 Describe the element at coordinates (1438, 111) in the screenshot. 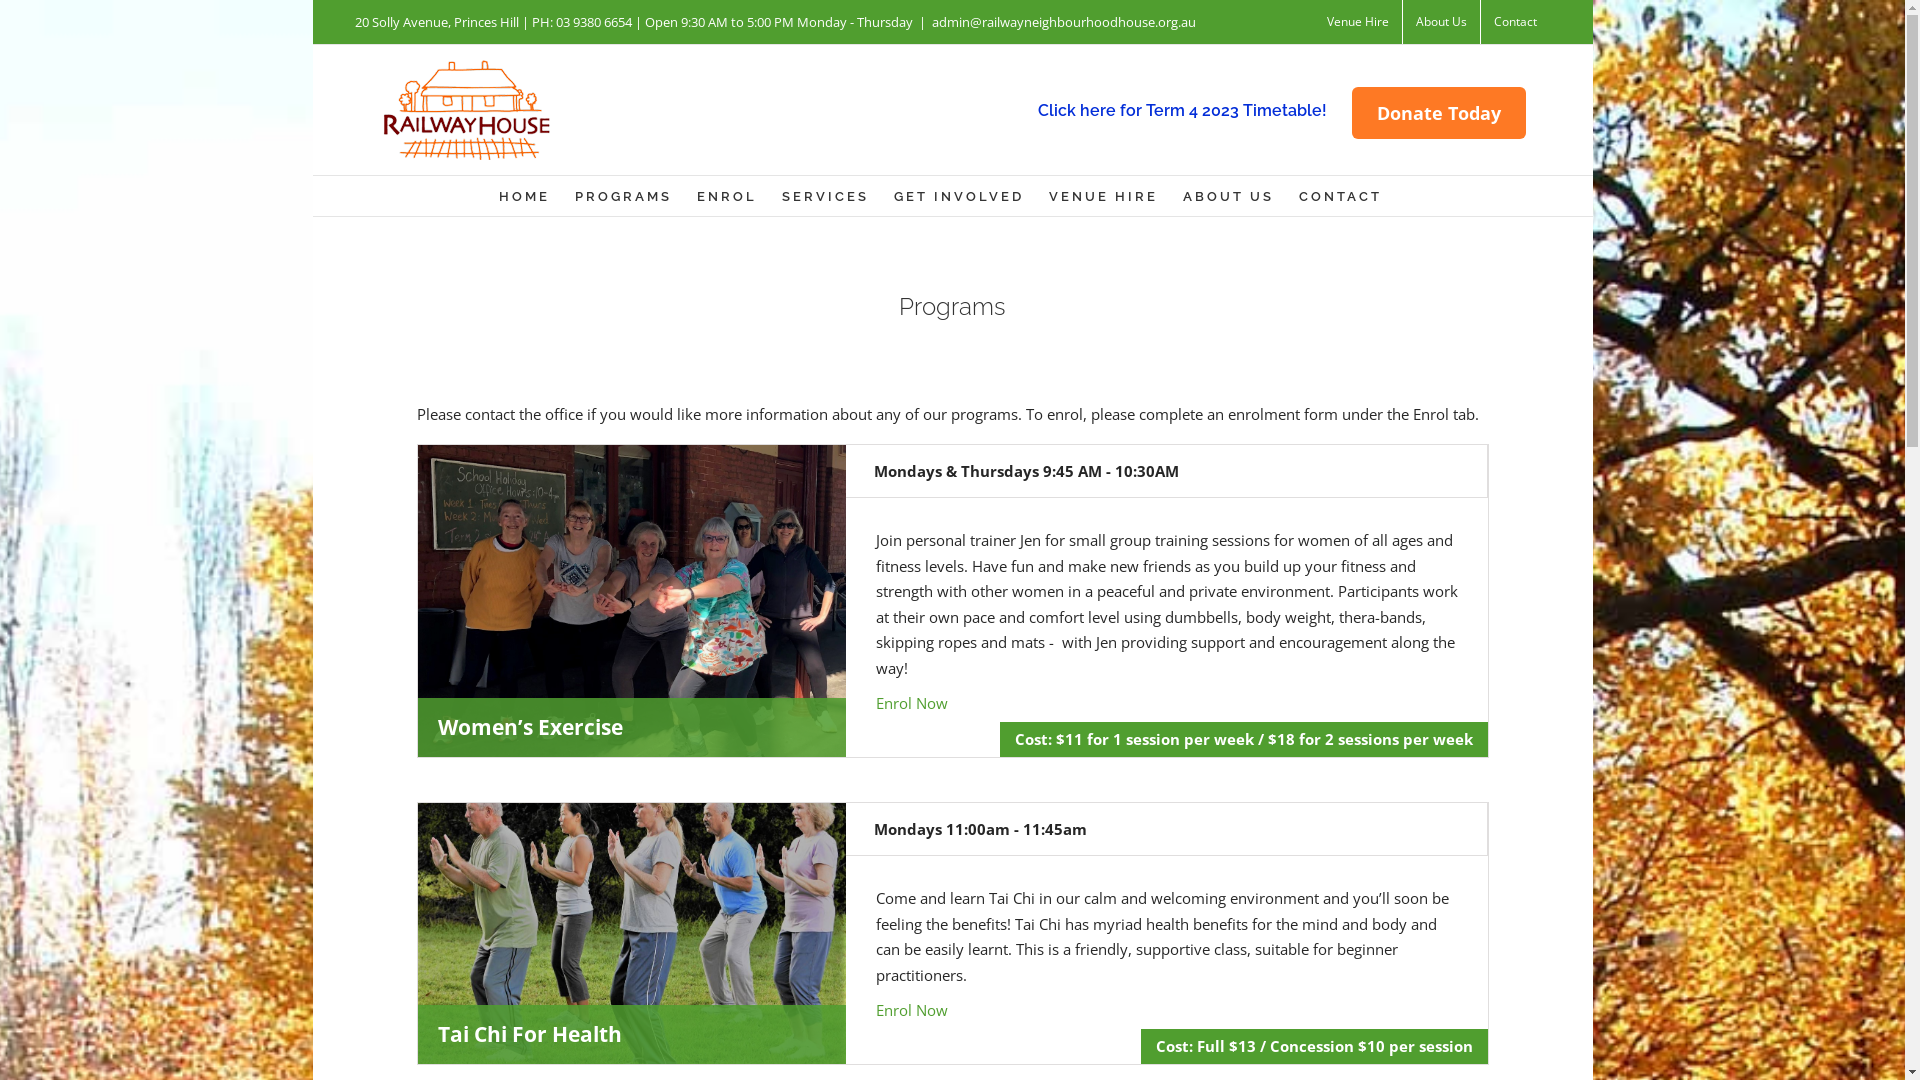

I see `'Donate Today'` at that location.